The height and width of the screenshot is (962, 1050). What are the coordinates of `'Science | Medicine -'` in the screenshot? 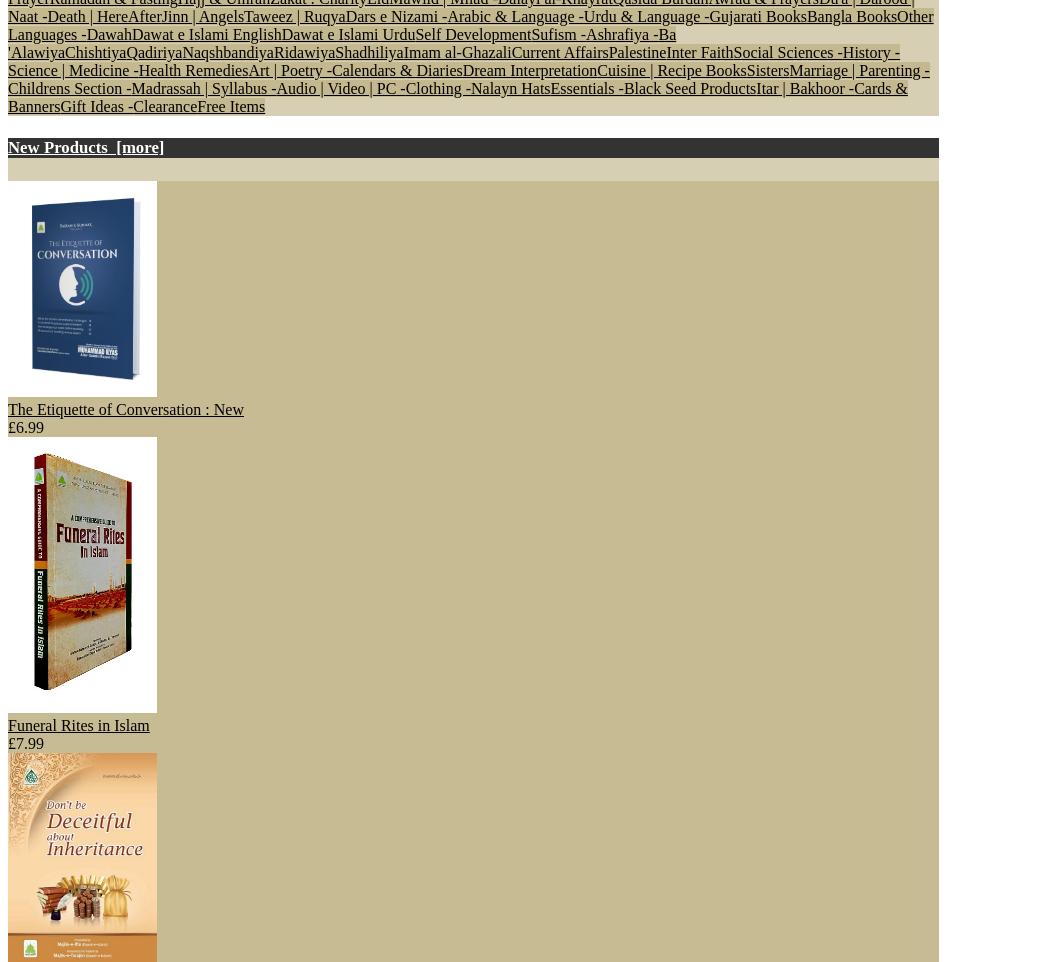 It's located at (71, 69).